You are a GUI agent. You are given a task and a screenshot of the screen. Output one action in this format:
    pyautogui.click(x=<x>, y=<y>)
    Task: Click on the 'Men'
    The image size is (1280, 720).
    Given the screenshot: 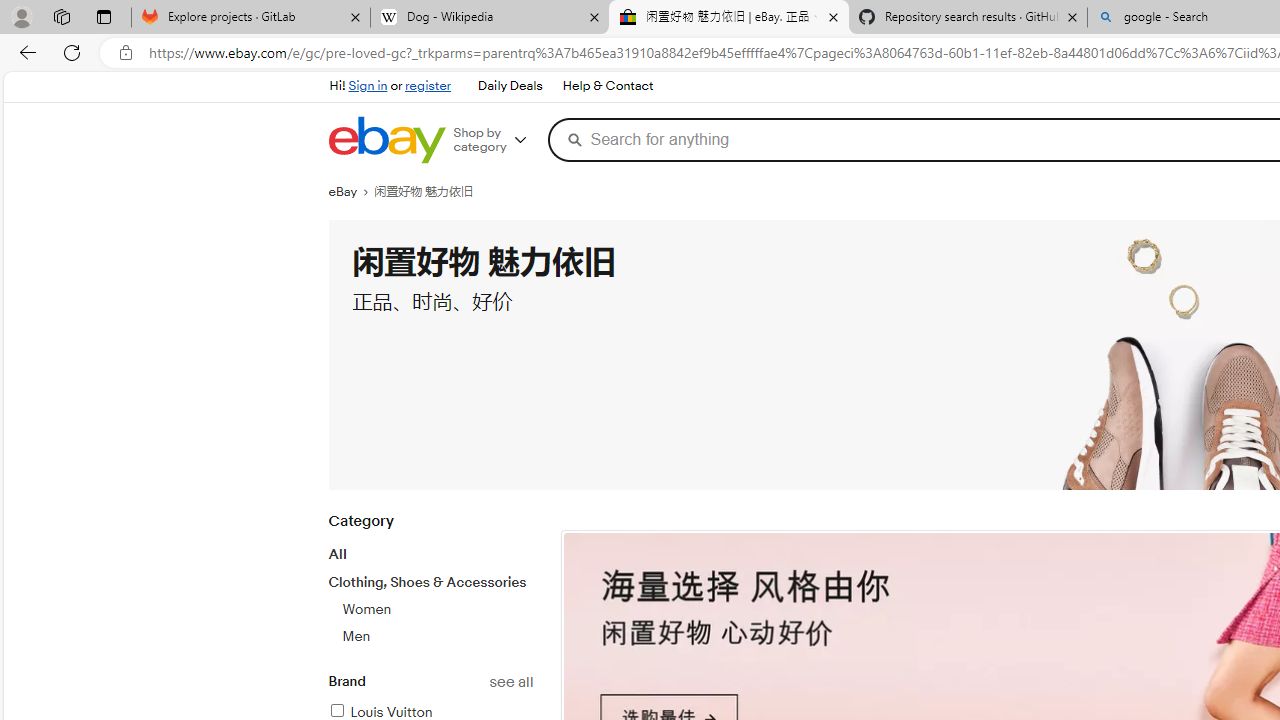 What is the action you would take?
    pyautogui.click(x=436, y=636)
    